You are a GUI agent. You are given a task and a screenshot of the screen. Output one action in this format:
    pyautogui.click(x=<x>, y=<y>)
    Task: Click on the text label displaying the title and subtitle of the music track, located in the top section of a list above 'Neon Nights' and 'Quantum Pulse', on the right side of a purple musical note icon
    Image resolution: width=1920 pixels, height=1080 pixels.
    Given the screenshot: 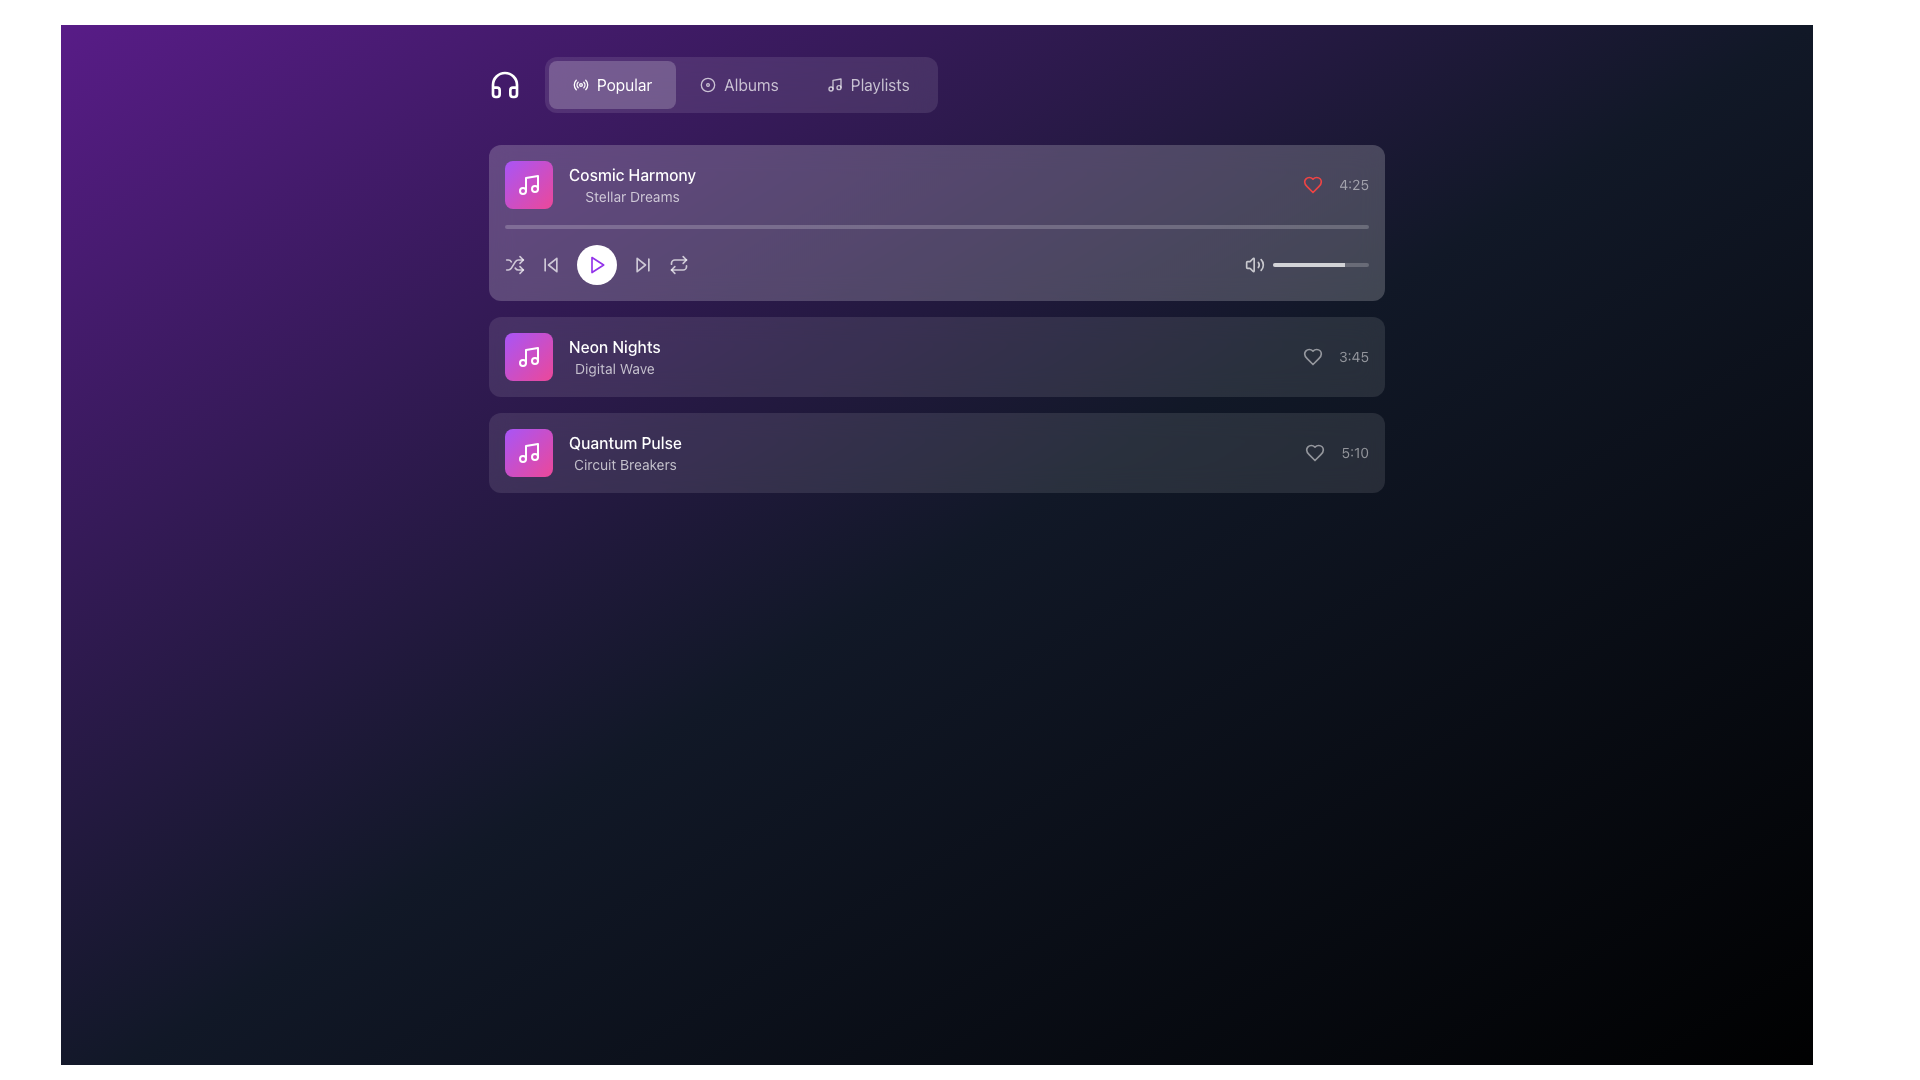 What is the action you would take?
    pyautogui.click(x=631, y=185)
    